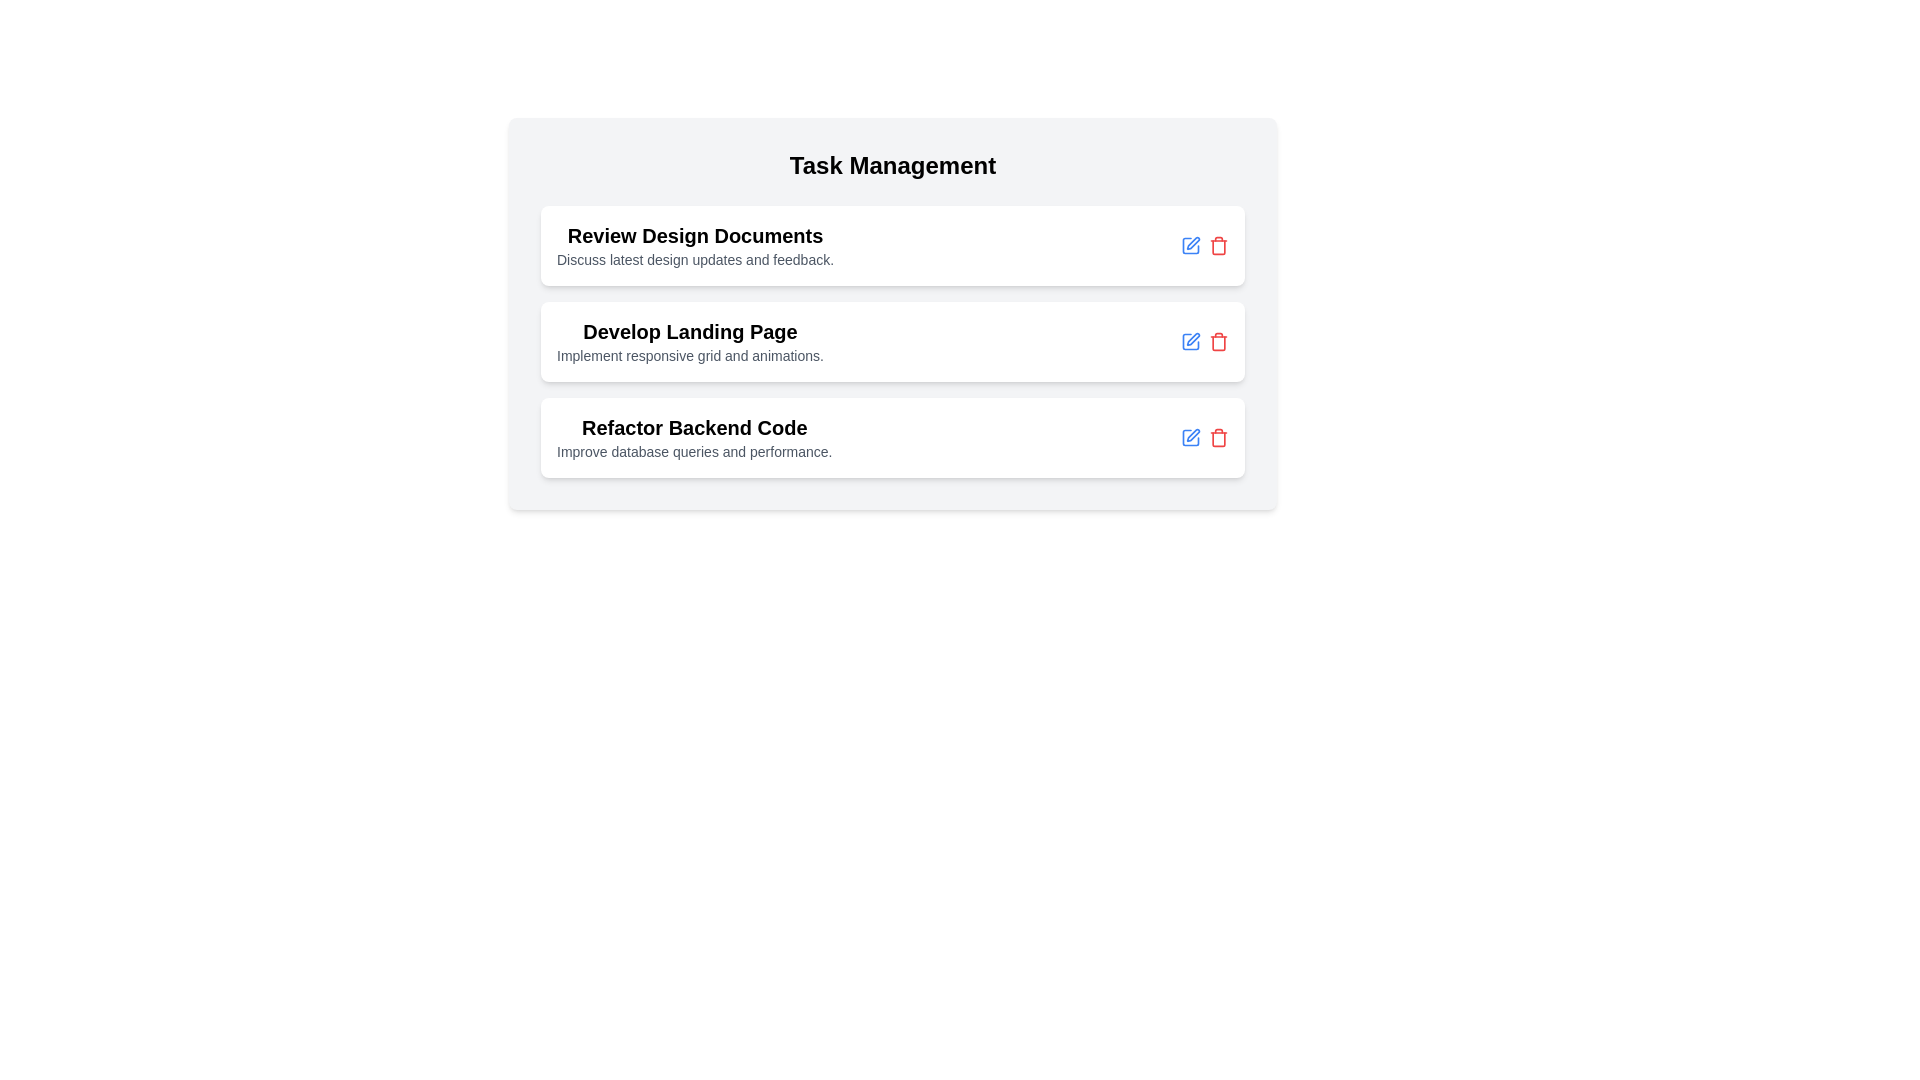 Image resolution: width=1920 pixels, height=1080 pixels. What do you see at coordinates (1218, 437) in the screenshot?
I see `the delete button associated with the third task item in the task management list` at bounding box center [1218, 437].